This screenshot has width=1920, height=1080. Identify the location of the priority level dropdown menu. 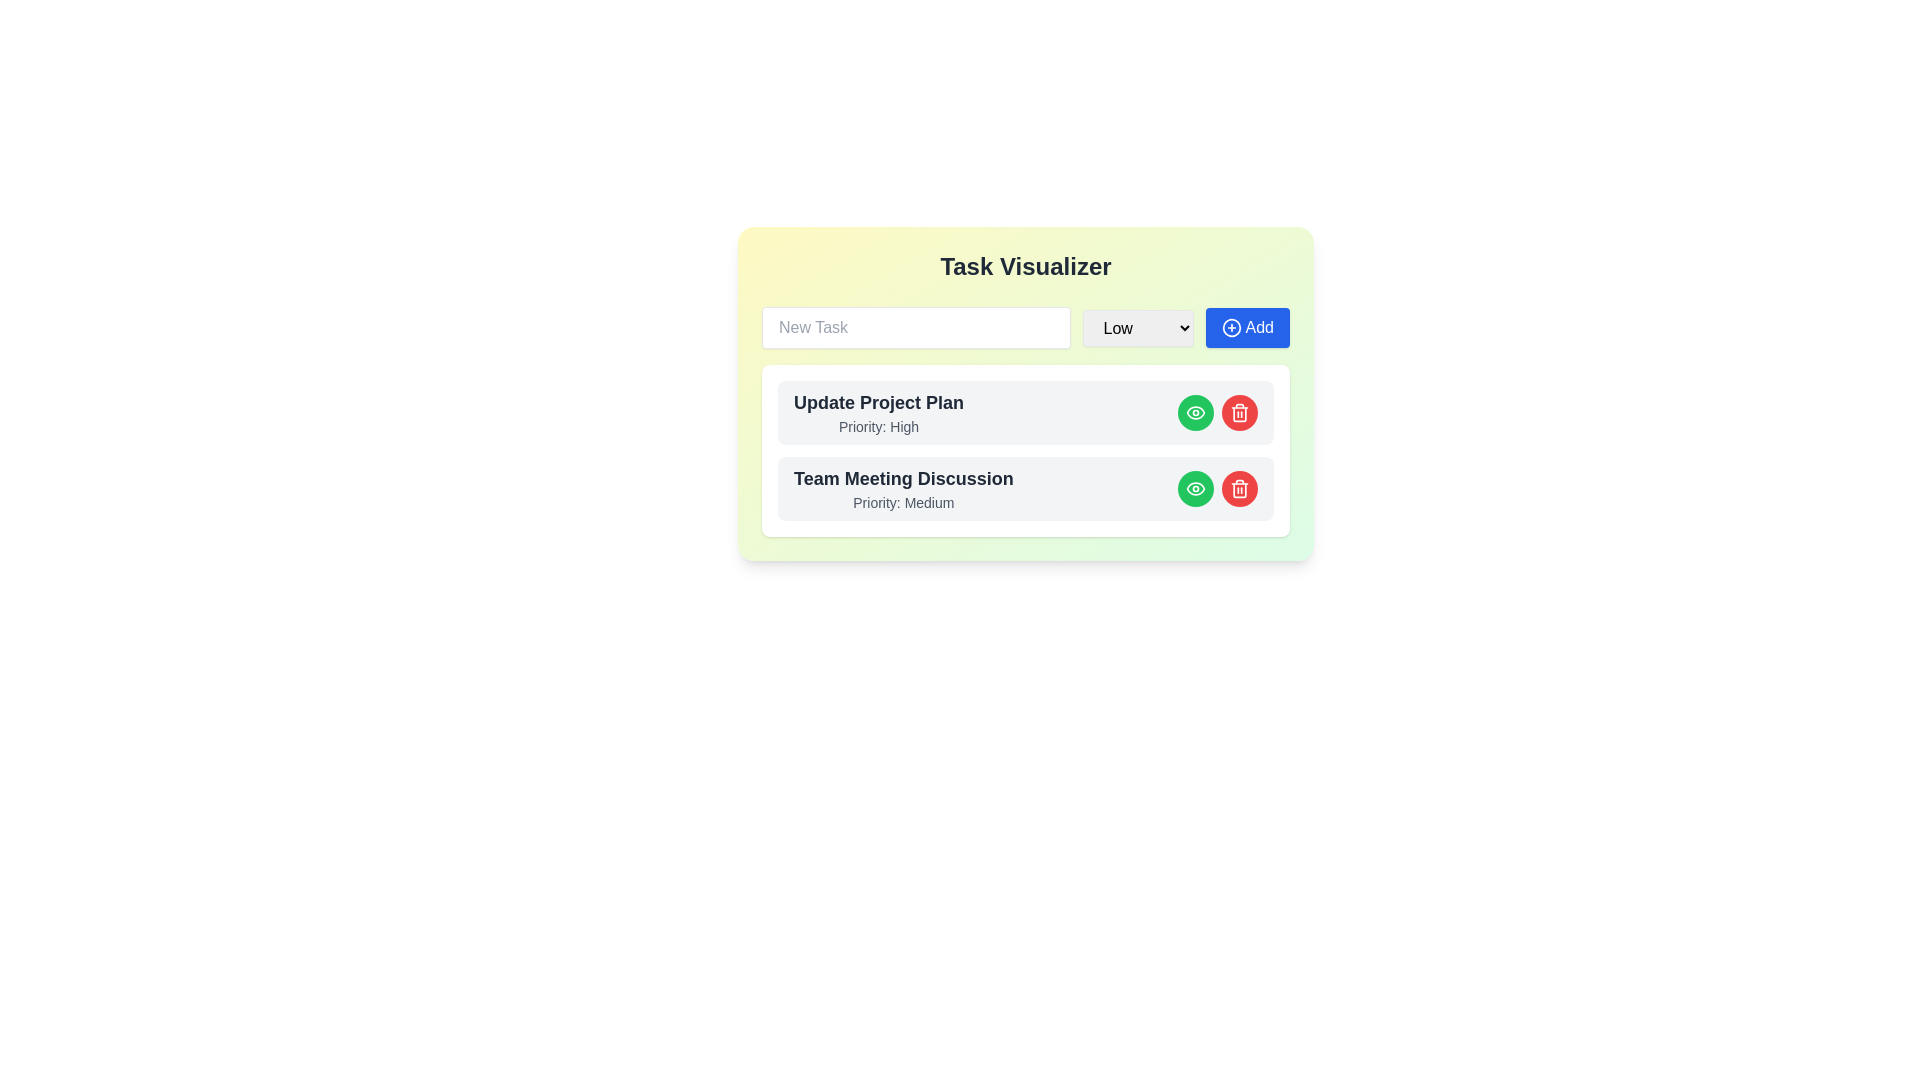
(1137, 326).